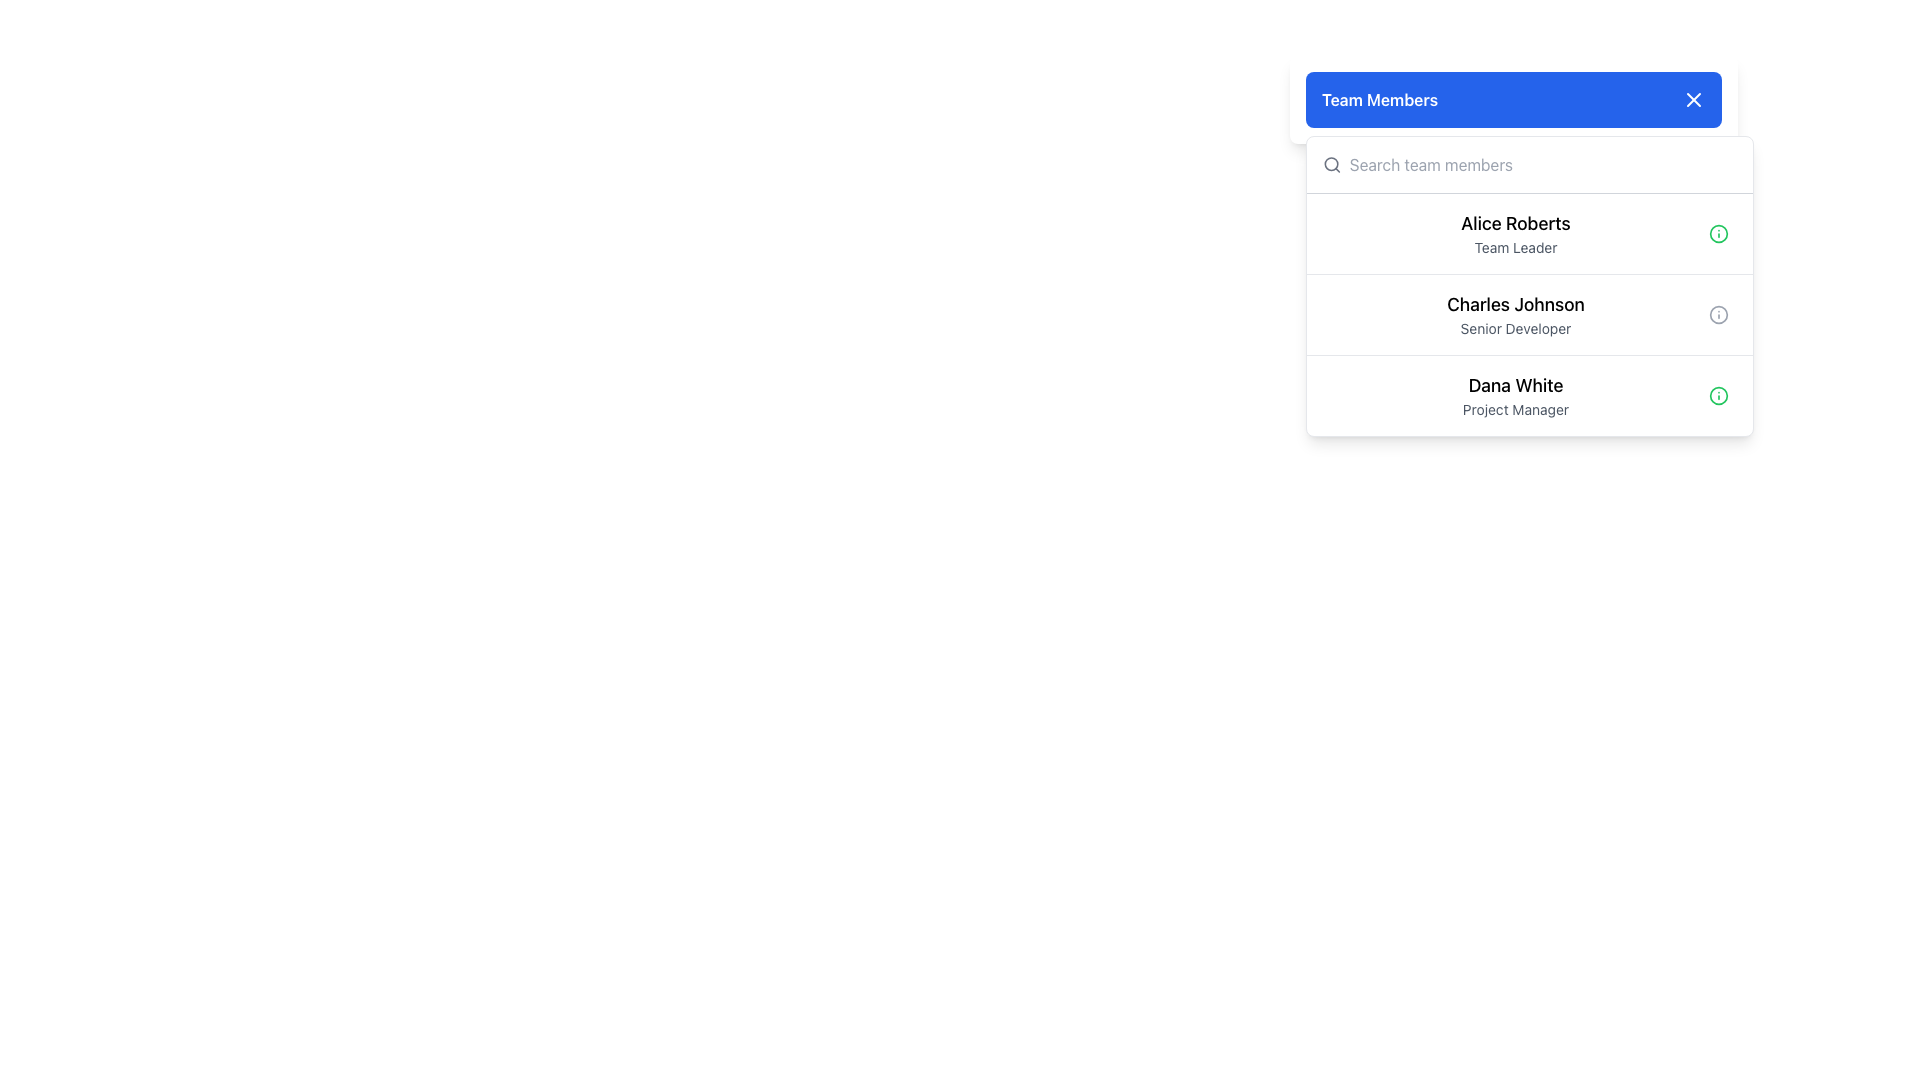 The image size is (1920, 1080). Describe the element at coordinates (1516, 385) in the screenshot. I see `the text element displaying 'Dana White', which is styled in black and located in the Team Members section under the role 'Project Manager'` at that location.